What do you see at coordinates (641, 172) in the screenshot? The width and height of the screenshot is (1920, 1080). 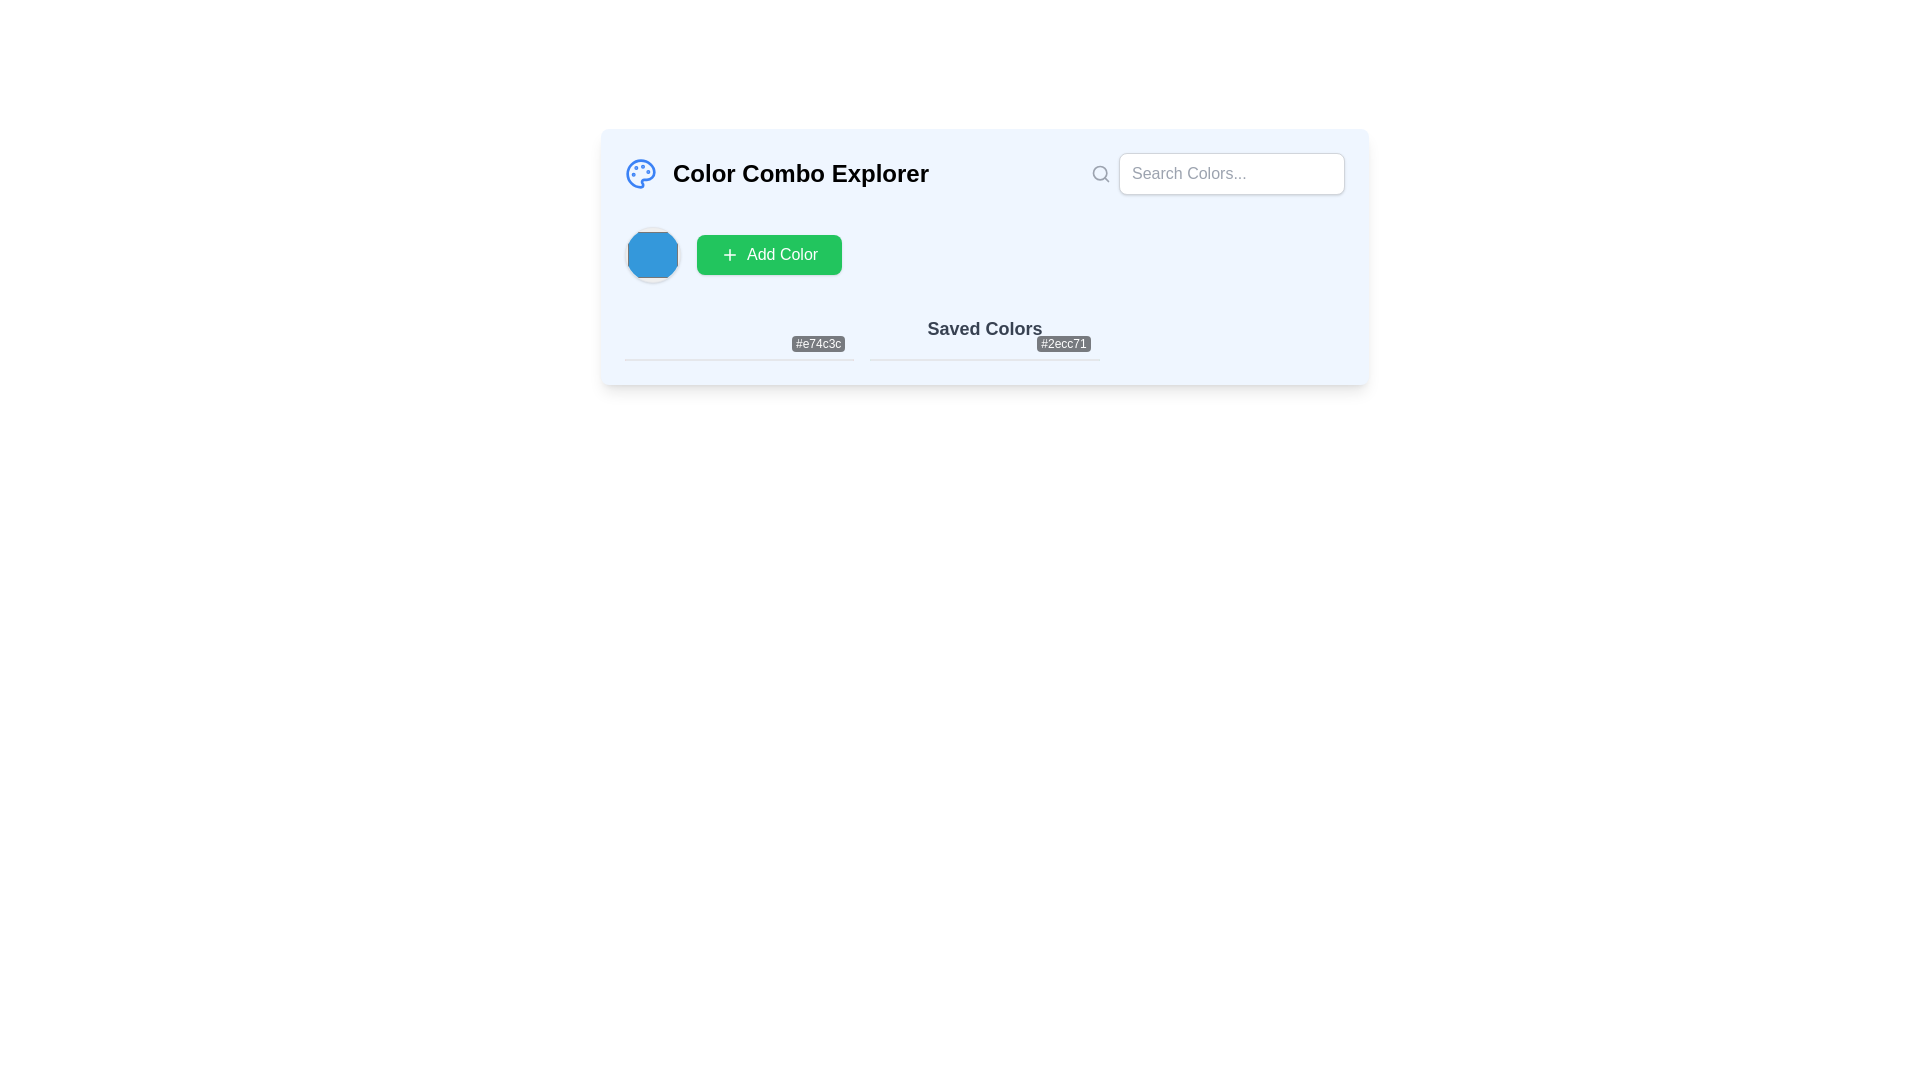 I see `the Decorative Icon resembling an artist's palette, which is blue with colorful dots, located next to the 'Color Combo Explorer' text` at bounding box center [641, 172].